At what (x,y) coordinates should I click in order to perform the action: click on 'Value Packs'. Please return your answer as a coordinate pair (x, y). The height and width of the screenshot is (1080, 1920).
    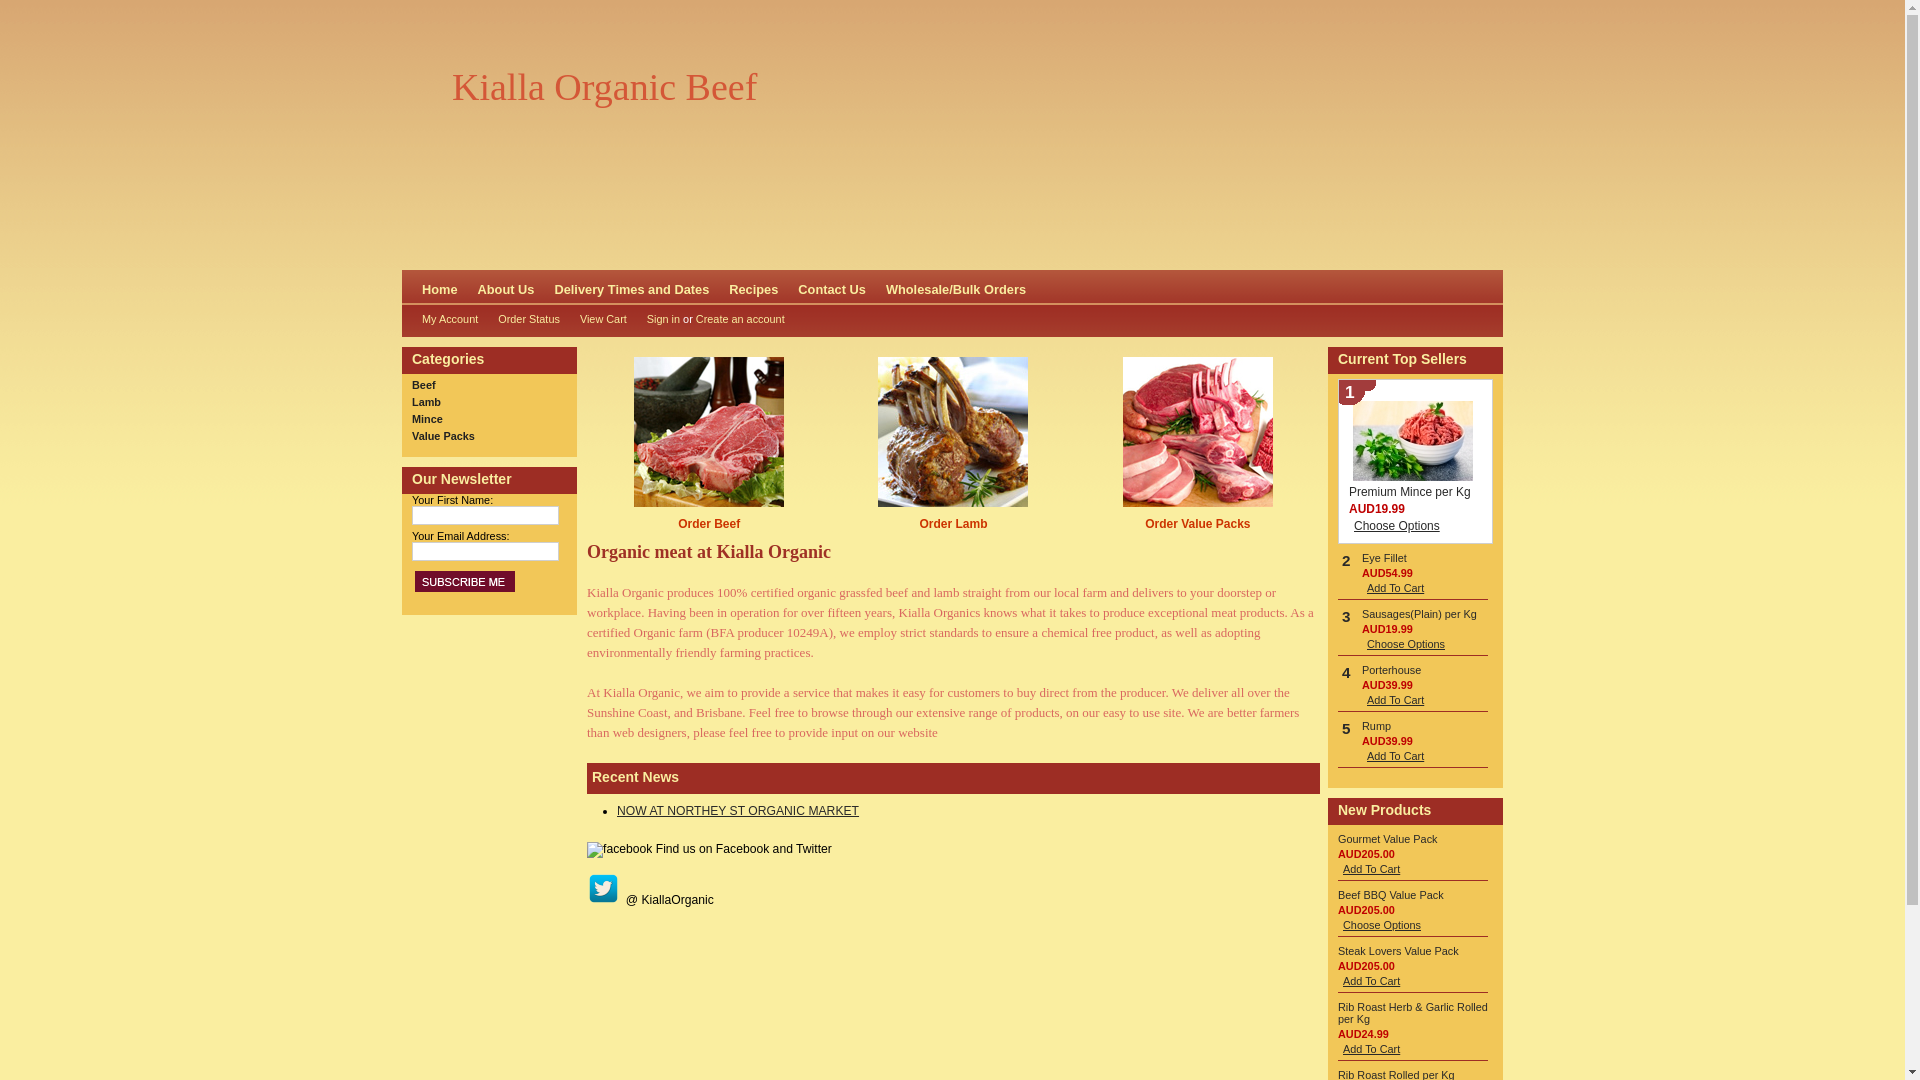
    Looking at the image, I should click on (442, 434).